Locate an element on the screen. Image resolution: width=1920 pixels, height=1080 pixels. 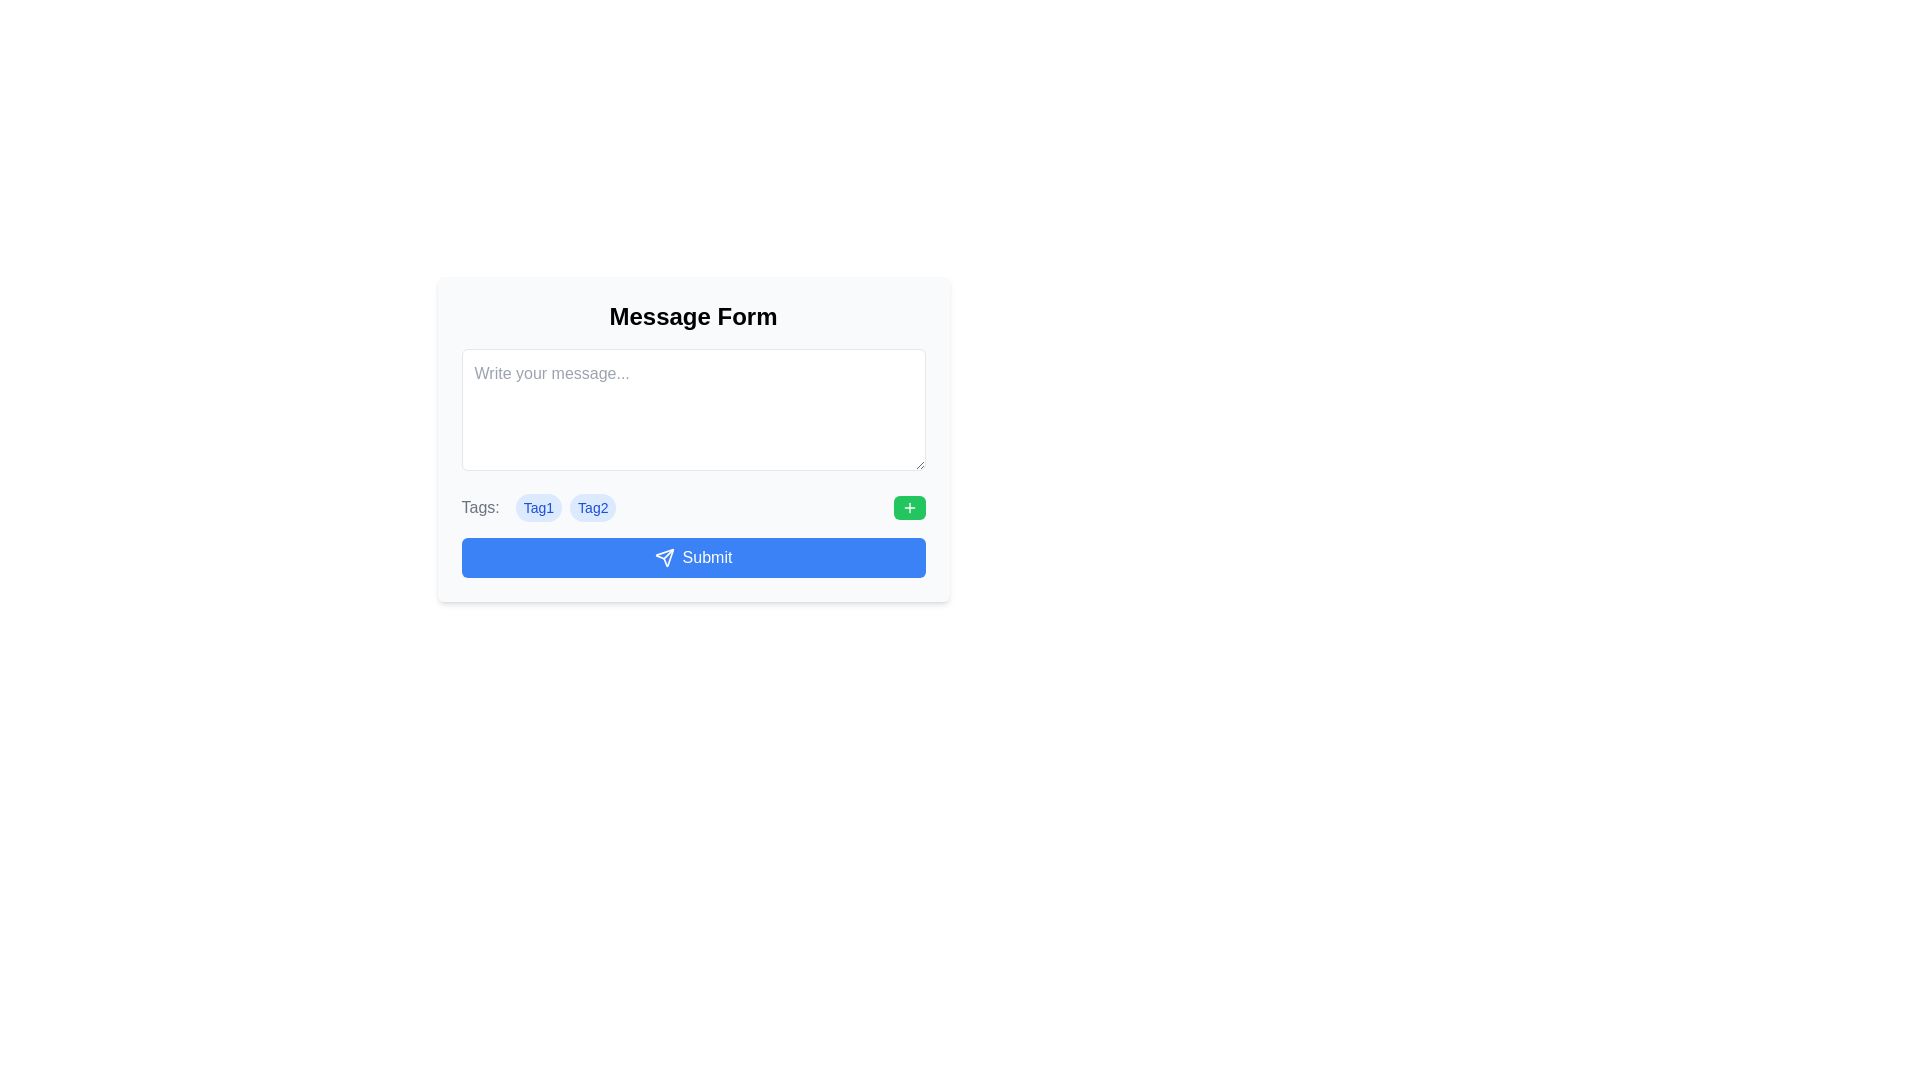
the first badge labeled 'Tag1' in the form, which is a small rounded badge with a light blue background and bold blue text, located below the 'Tags:' text field is located at coordinates (538, 507).